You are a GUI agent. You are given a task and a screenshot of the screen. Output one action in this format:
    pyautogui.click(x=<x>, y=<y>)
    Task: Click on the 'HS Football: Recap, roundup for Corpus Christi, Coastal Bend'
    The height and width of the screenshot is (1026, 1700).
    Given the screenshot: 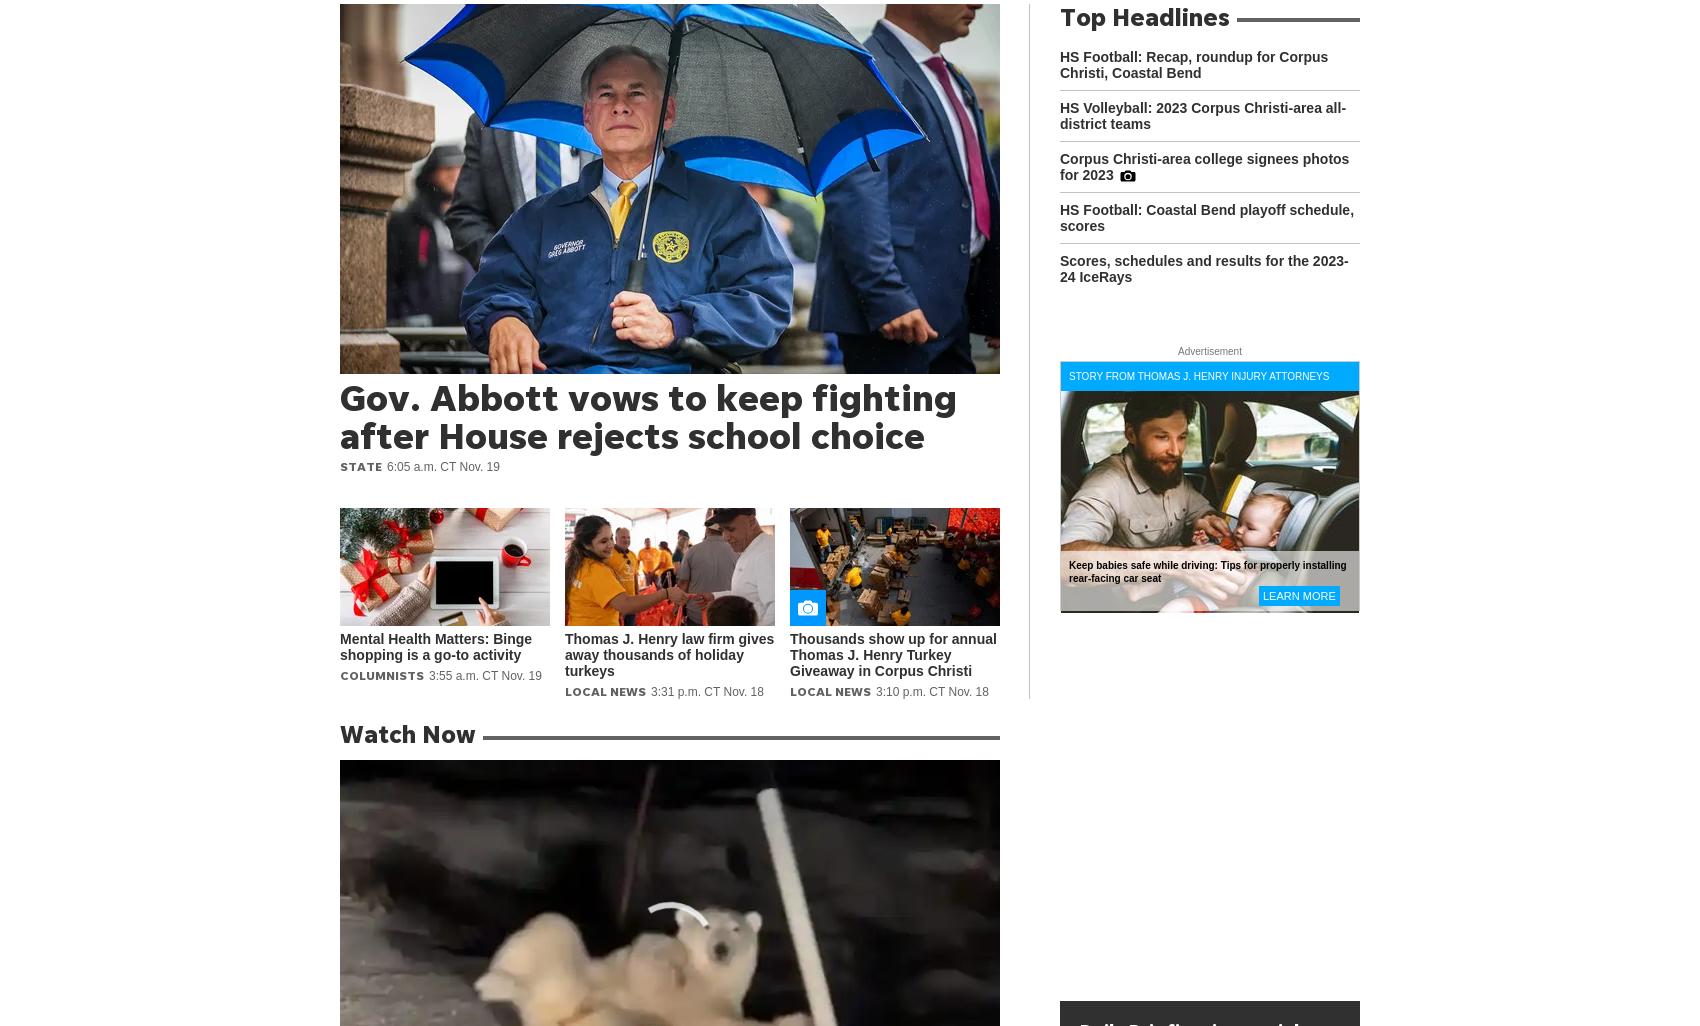 What is the action you would take?
    pyautogui.click(x=1193, y=64)
    